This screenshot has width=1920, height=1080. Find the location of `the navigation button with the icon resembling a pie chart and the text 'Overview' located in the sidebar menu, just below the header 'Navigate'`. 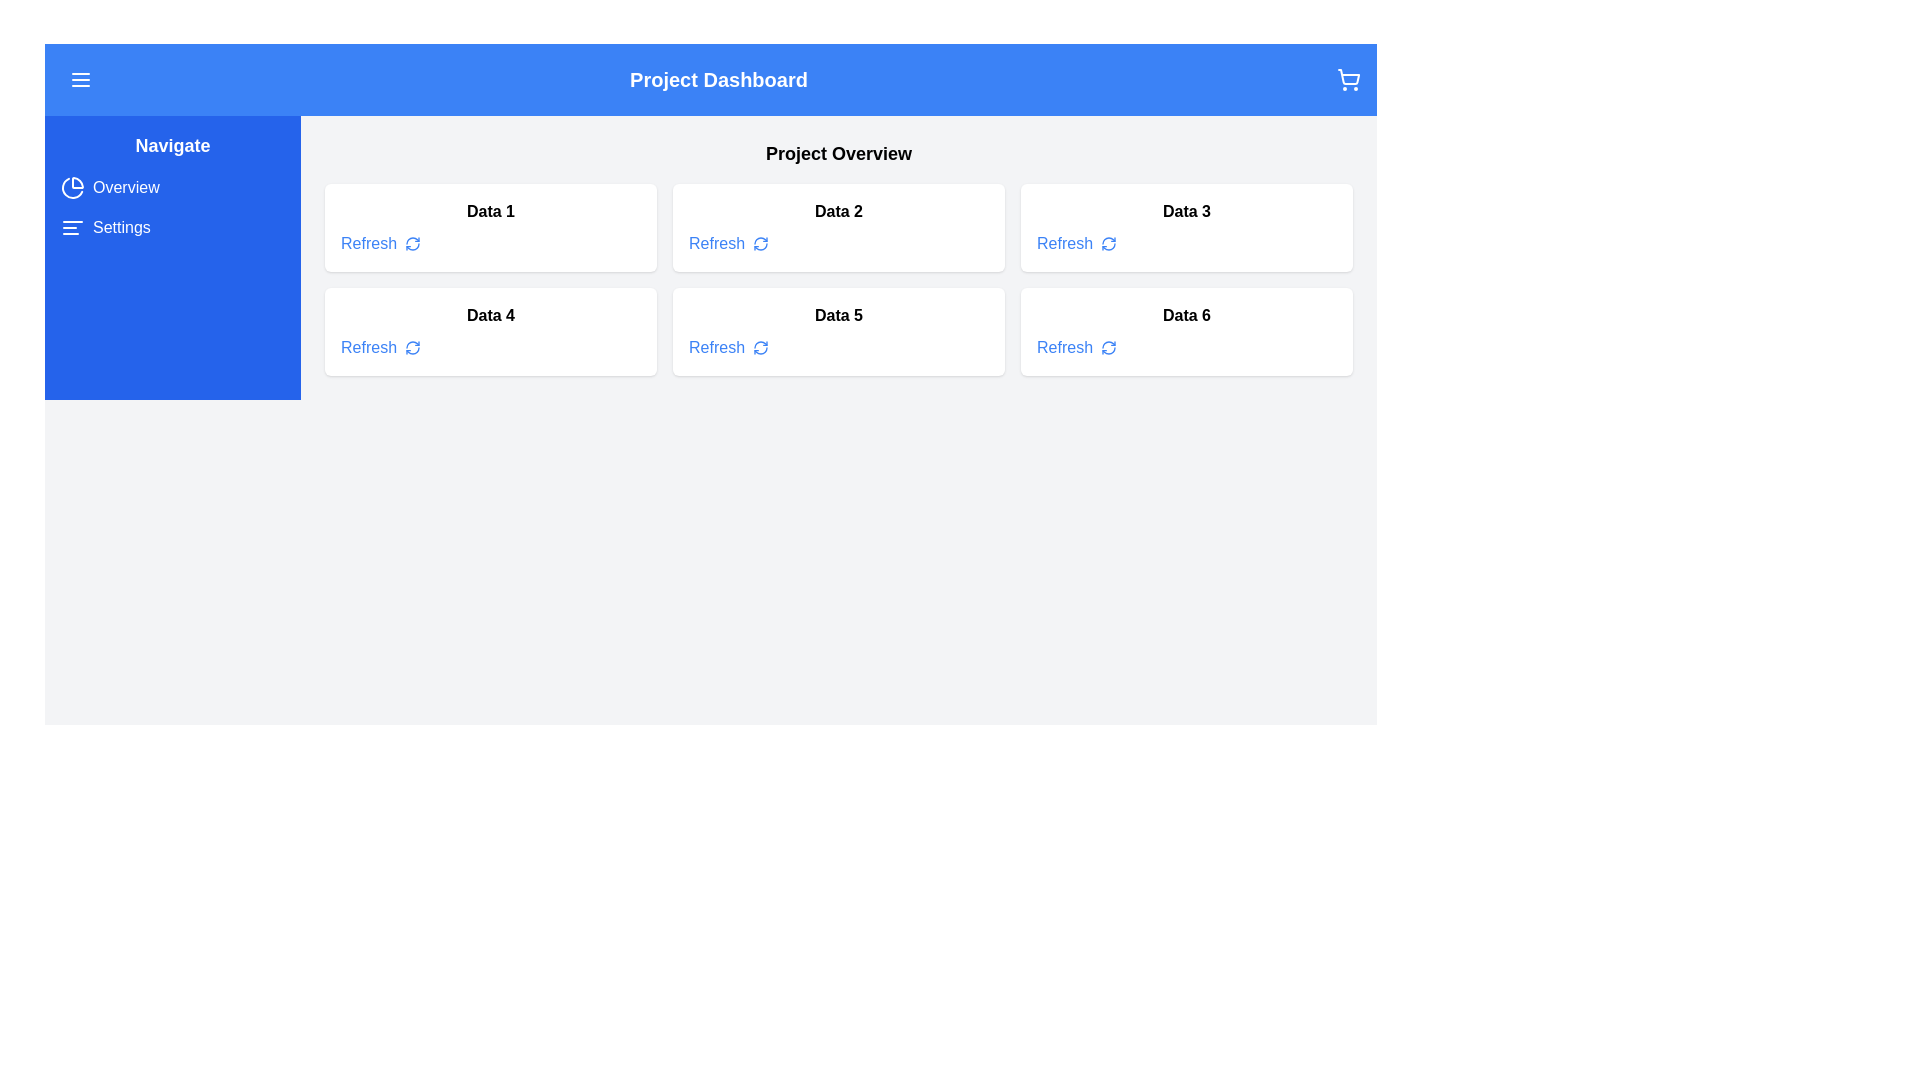

the navigation button with the icon resembling a pie chart and the text 'Overview' located in the sidebar menu, just below the header 'Navigate' is located at coordinates (109, 188).